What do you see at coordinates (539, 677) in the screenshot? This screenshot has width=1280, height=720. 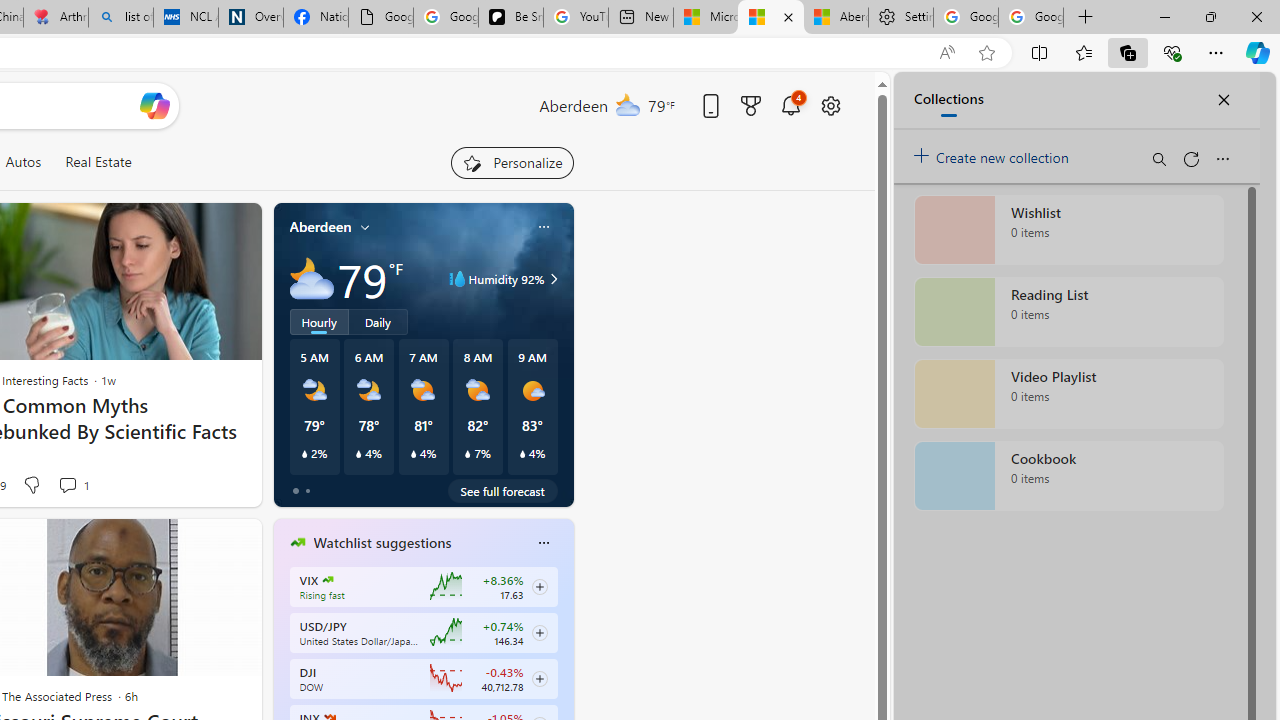 I see `'Class: follow-button  m'` at bounding box center [539, 677].